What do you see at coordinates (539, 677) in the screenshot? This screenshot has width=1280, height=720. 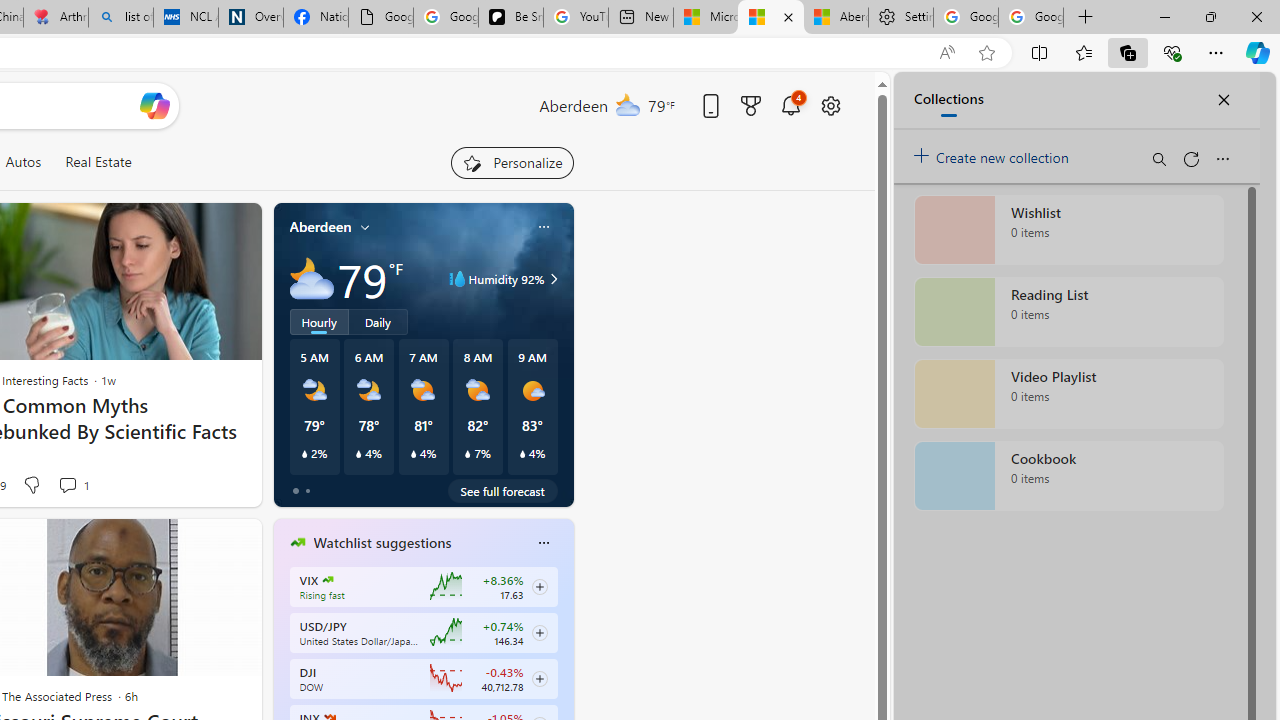 I see `'Class: follow-button  m'` at bounding box center [539, 677].